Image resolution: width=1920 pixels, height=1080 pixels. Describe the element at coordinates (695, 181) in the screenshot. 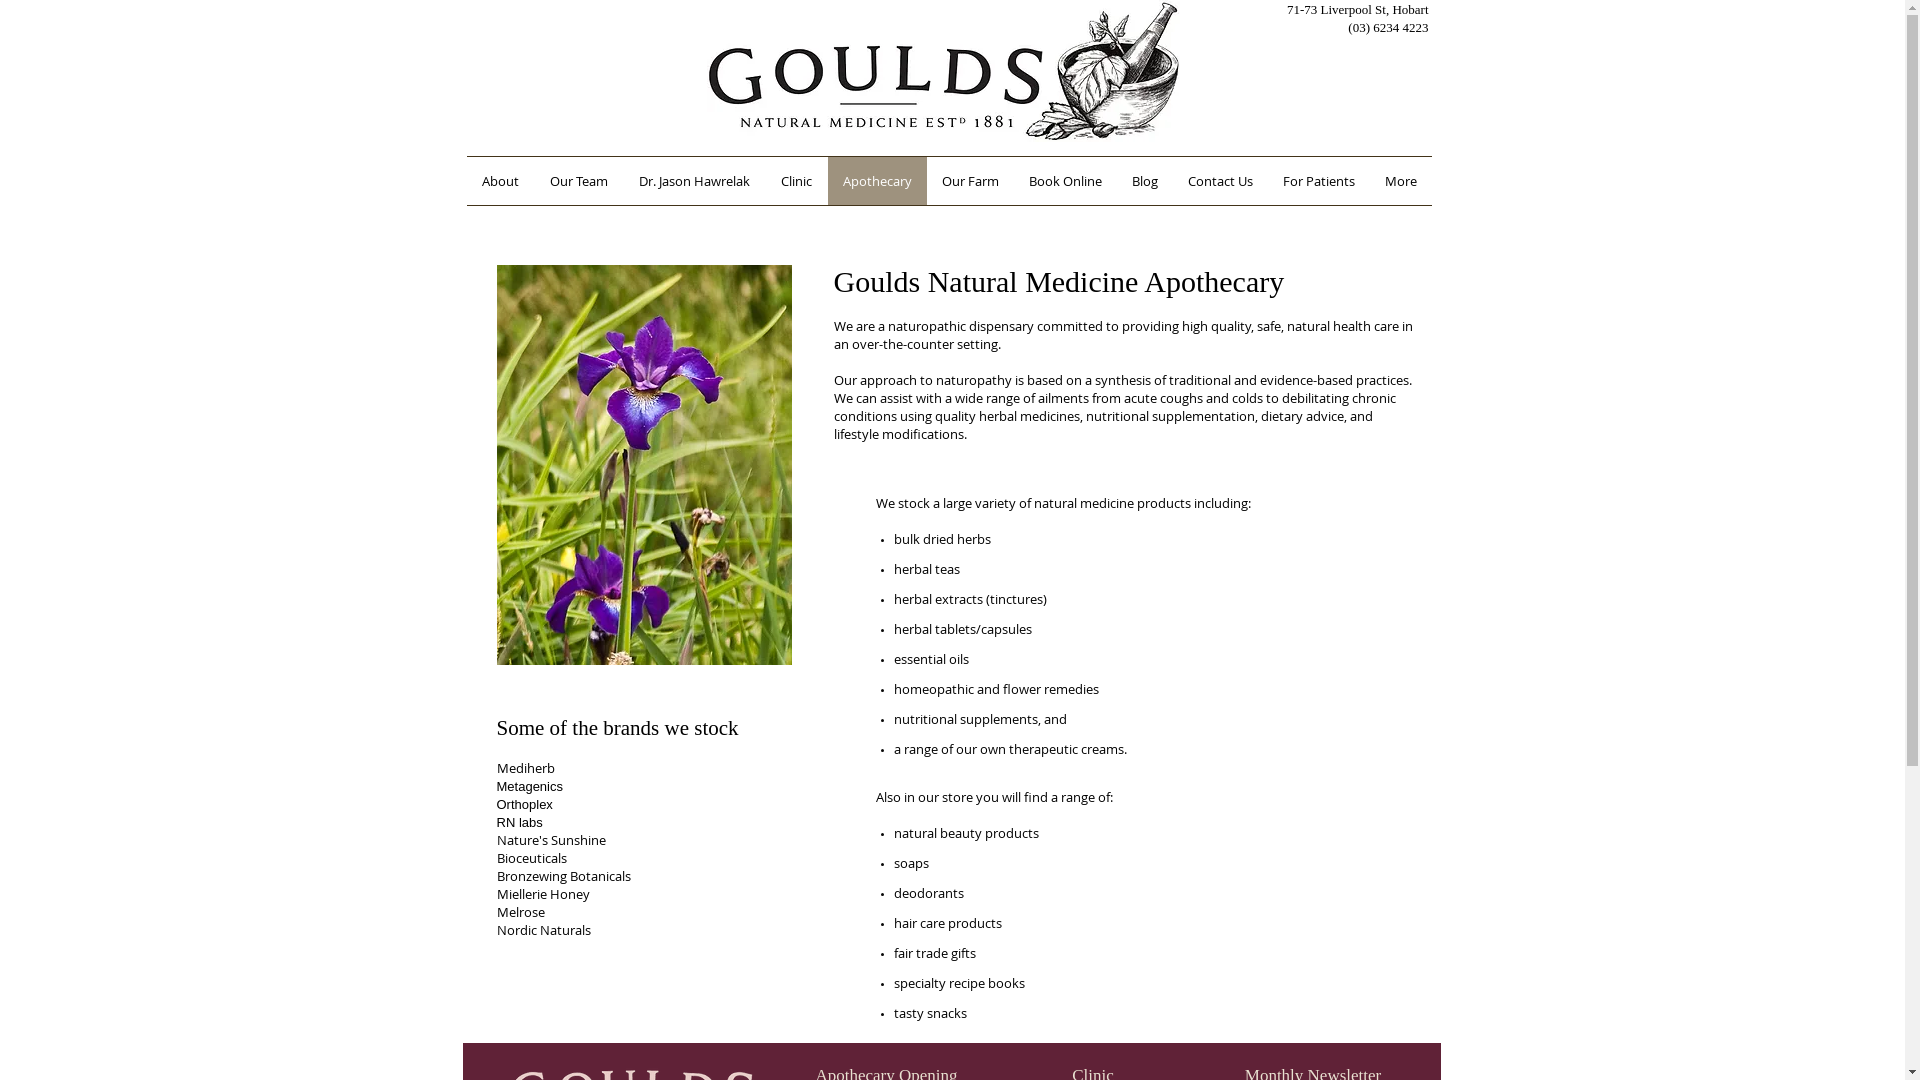

I see `'Dr. Jason Hawrelak'` at that location.